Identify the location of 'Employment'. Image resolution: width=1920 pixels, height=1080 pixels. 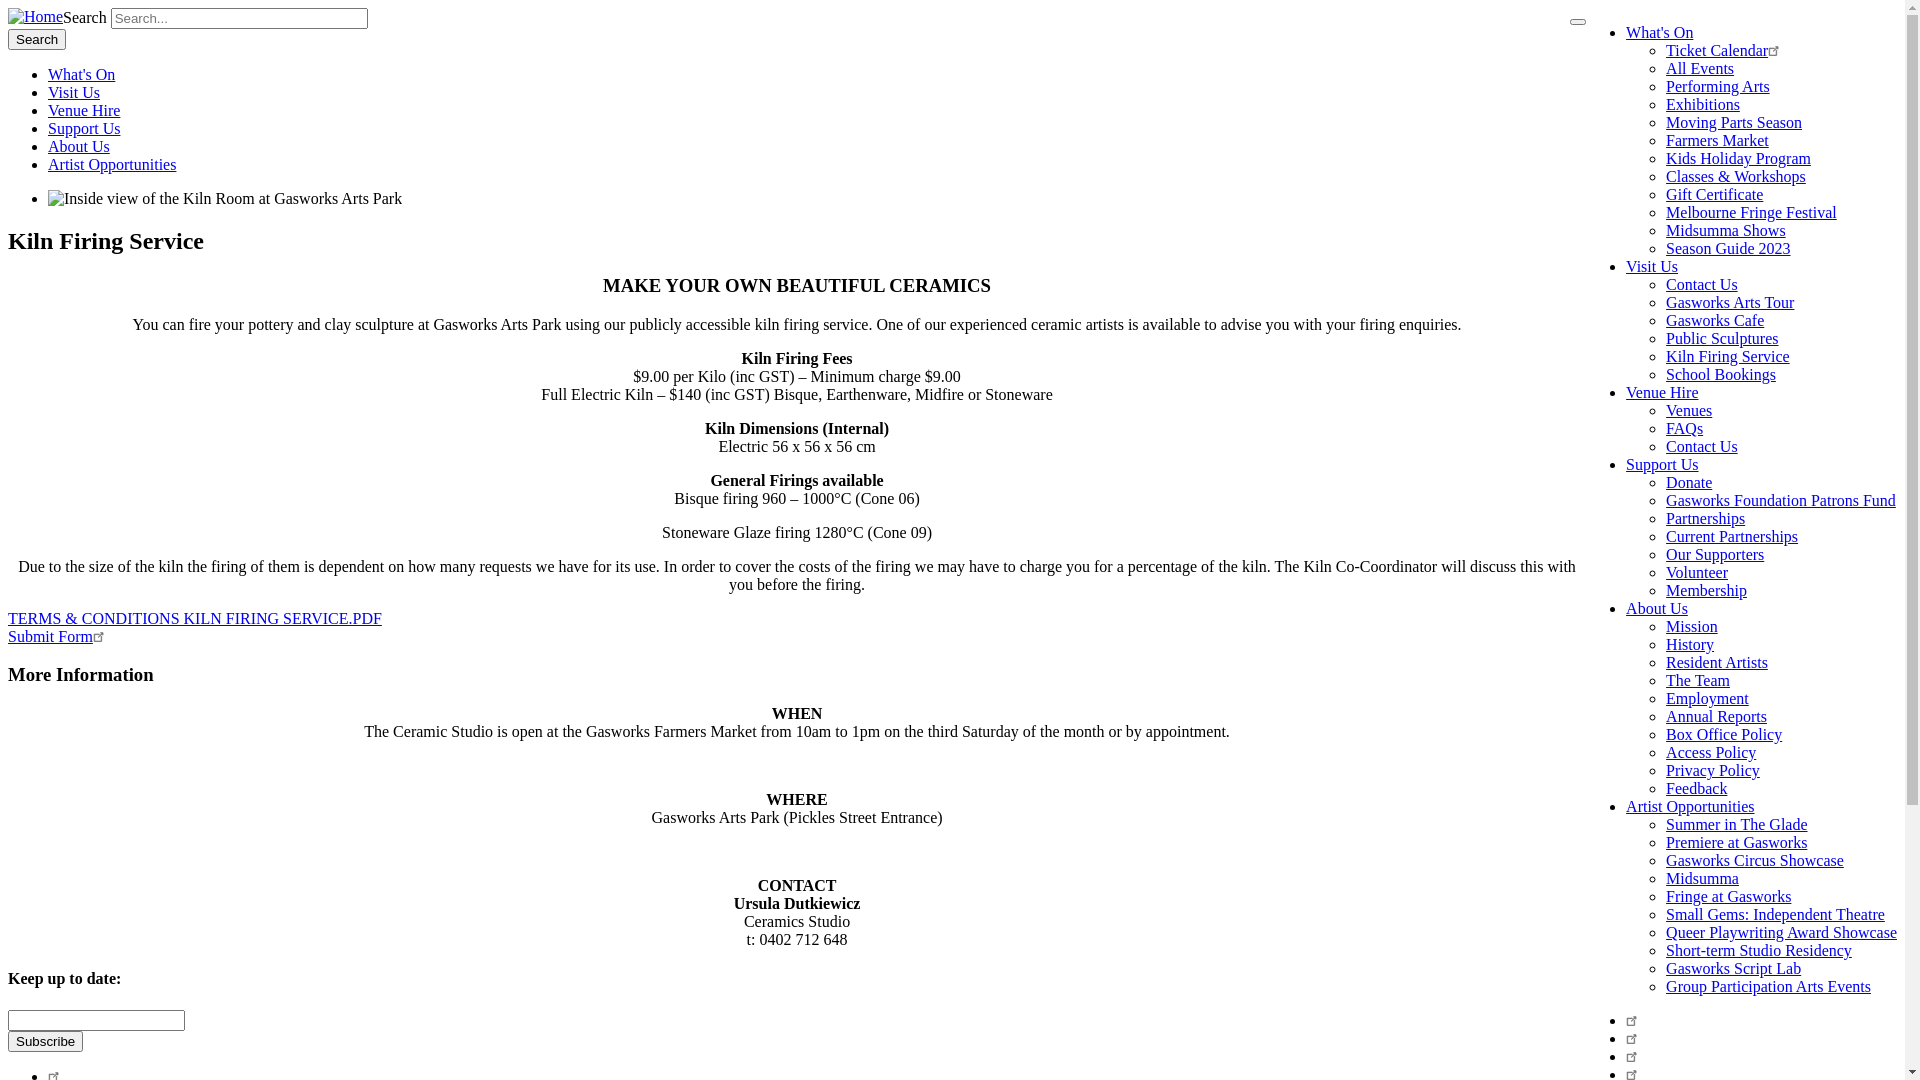
(1706, 697).